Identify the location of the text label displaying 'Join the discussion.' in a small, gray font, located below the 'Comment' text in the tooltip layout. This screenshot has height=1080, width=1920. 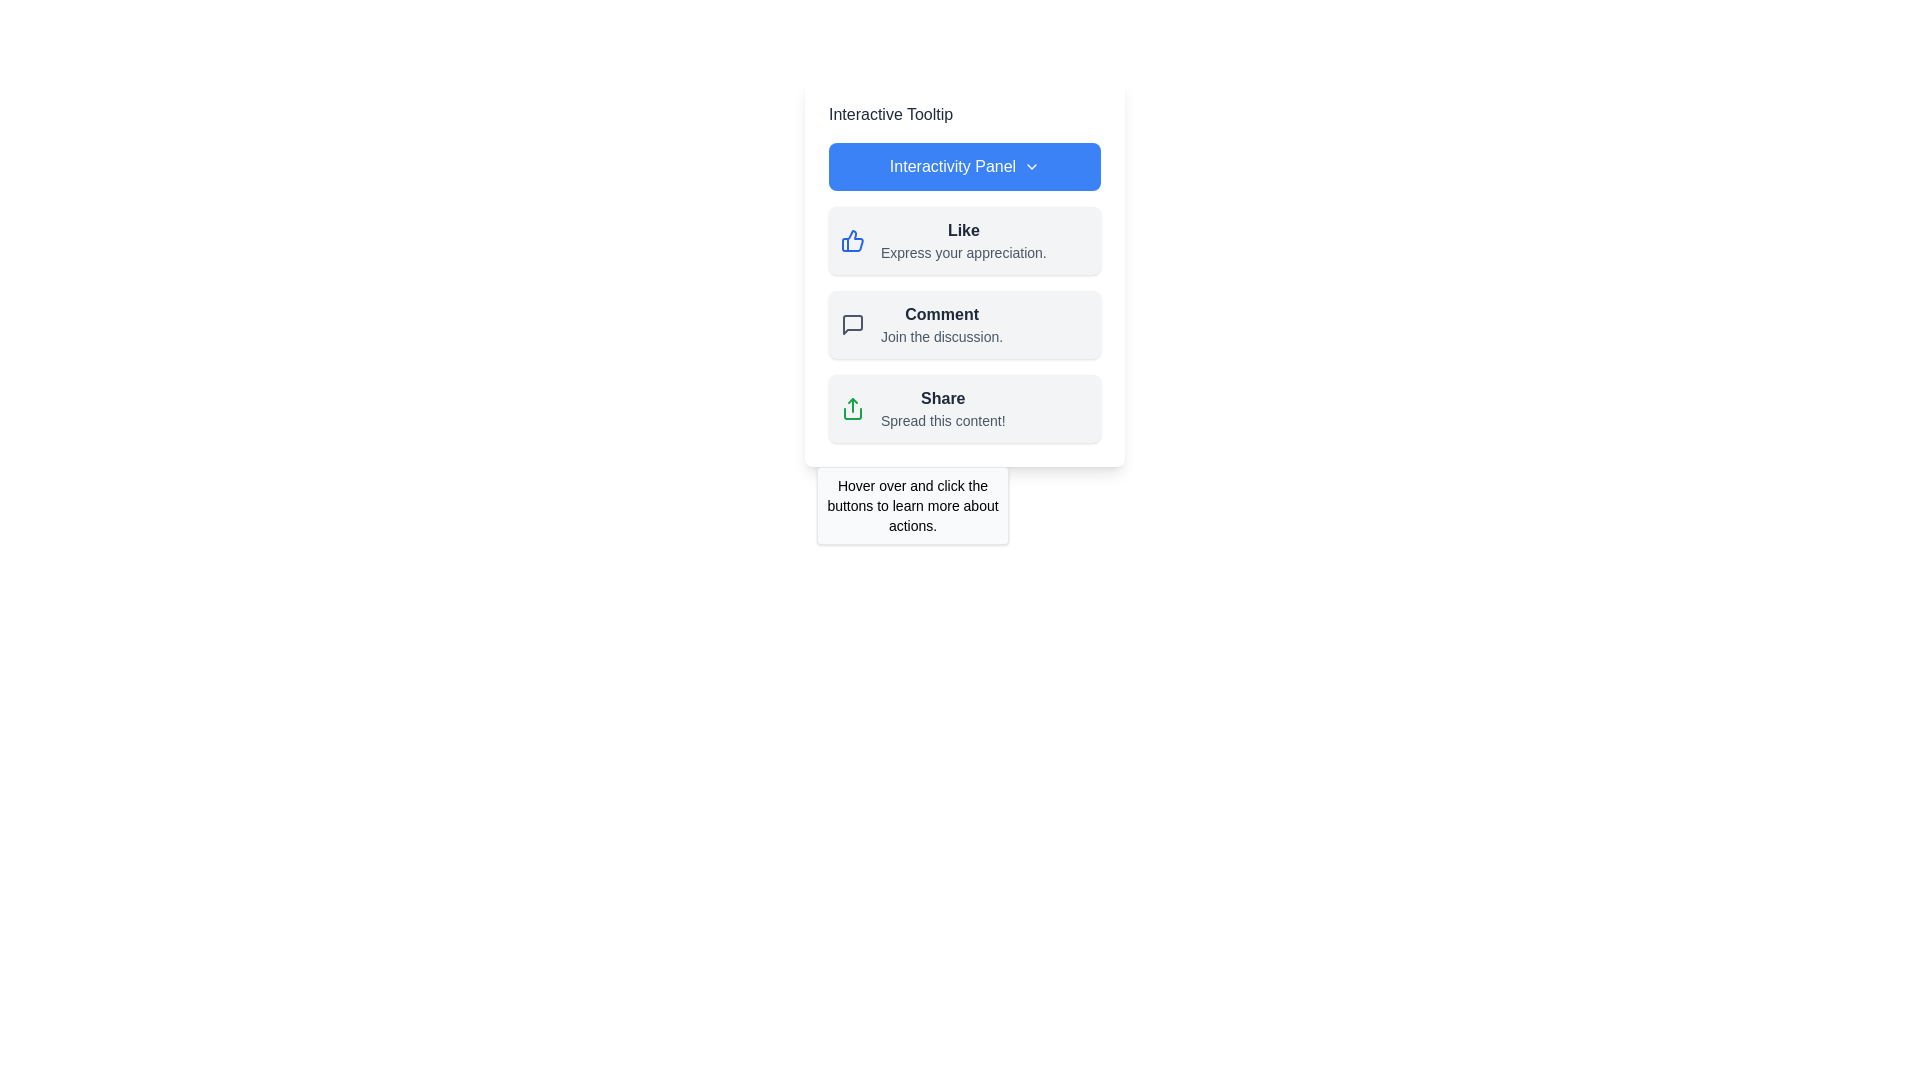
(941, 335).